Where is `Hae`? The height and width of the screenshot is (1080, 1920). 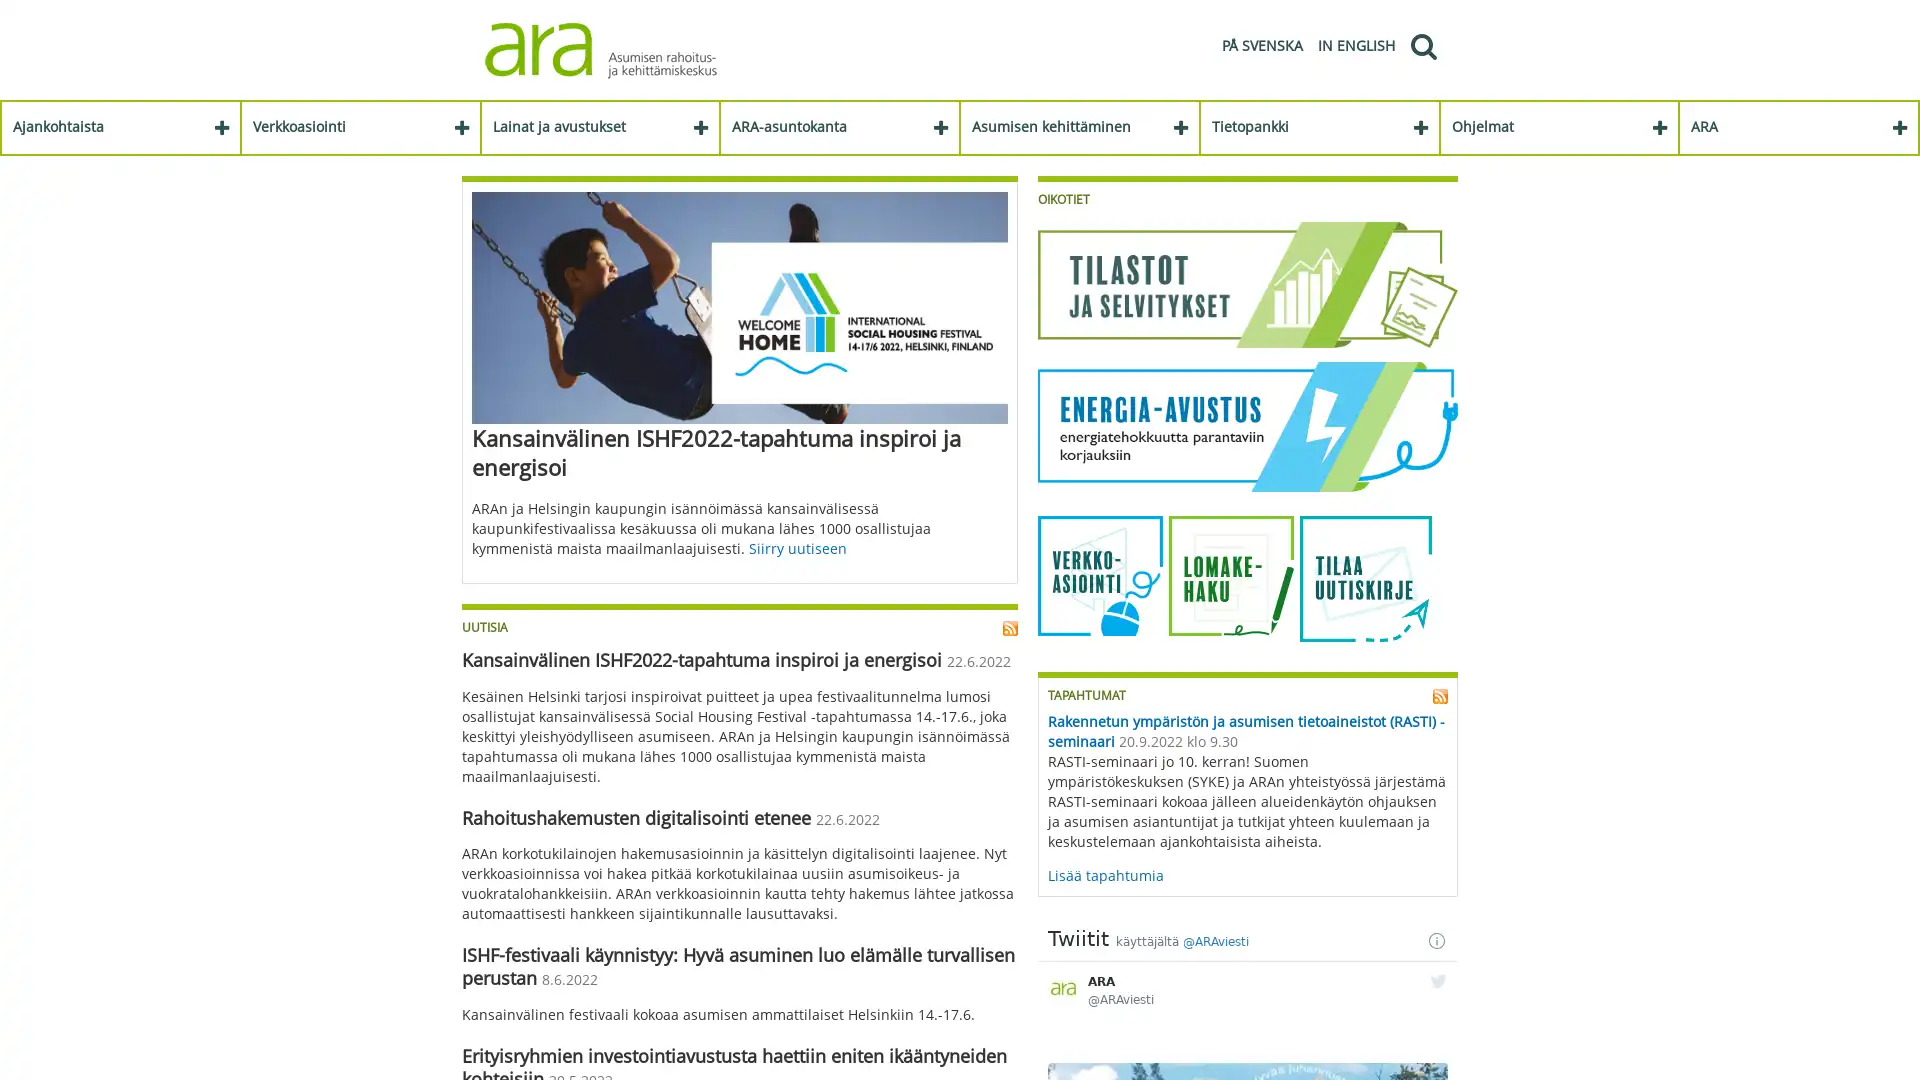
Hae is located at coordinates (1421, 45).